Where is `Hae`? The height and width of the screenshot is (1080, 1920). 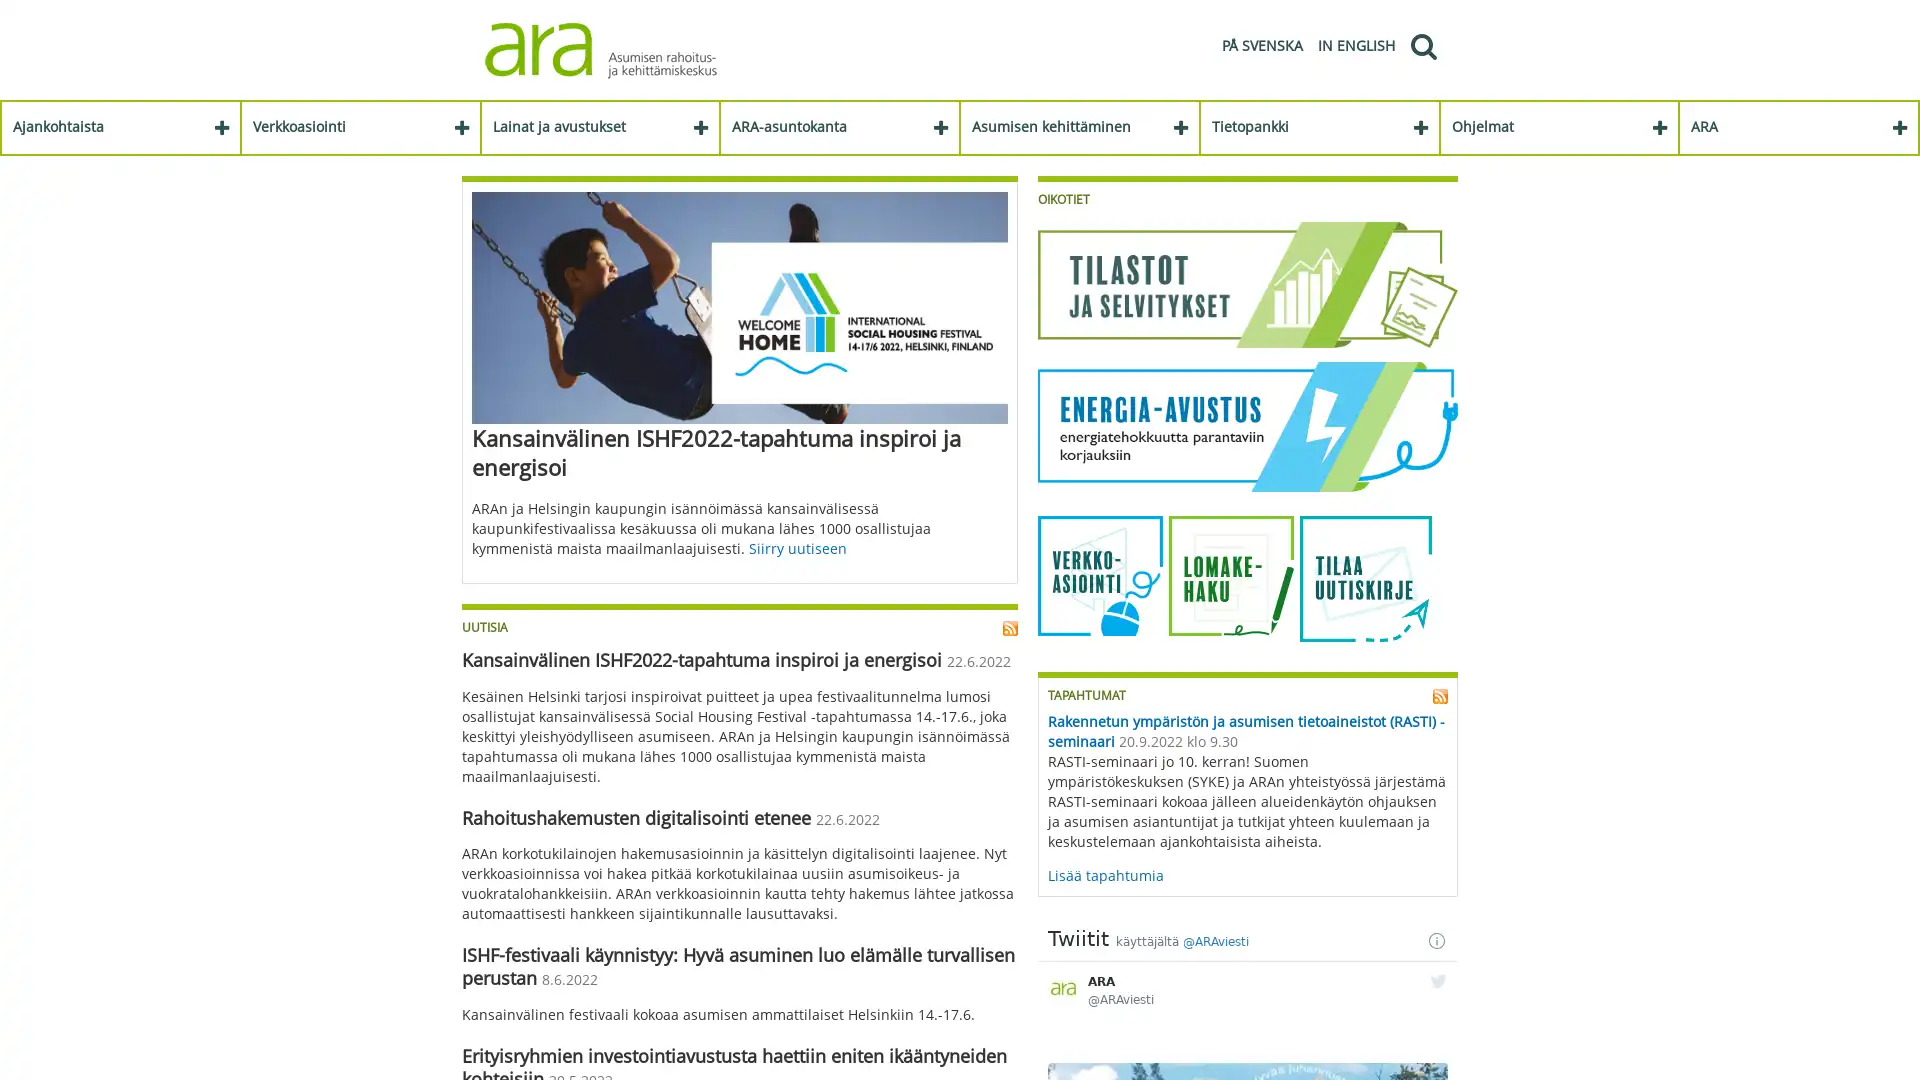
Hae is located at coordinates (1421, 45).